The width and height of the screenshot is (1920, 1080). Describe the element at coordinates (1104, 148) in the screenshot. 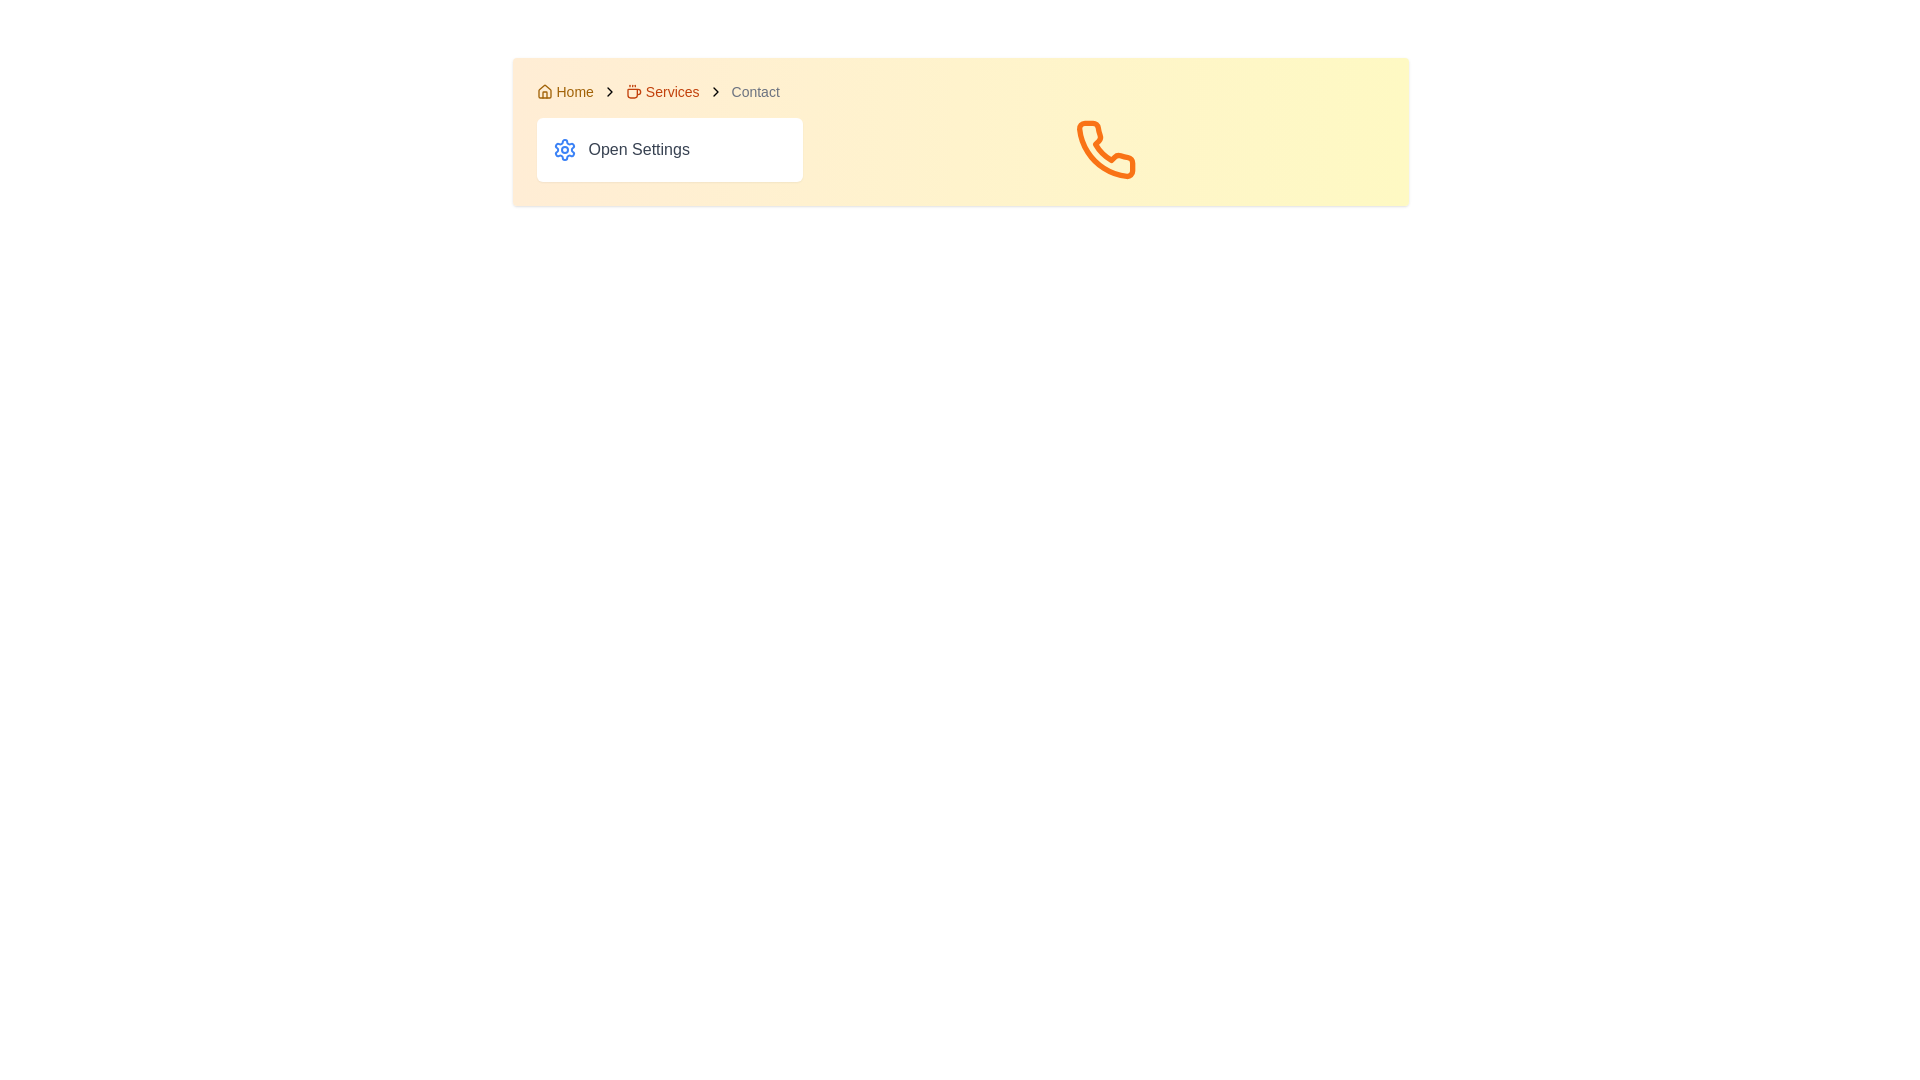

I see `the orange phone icon located on the header section towards the right side` at that location.